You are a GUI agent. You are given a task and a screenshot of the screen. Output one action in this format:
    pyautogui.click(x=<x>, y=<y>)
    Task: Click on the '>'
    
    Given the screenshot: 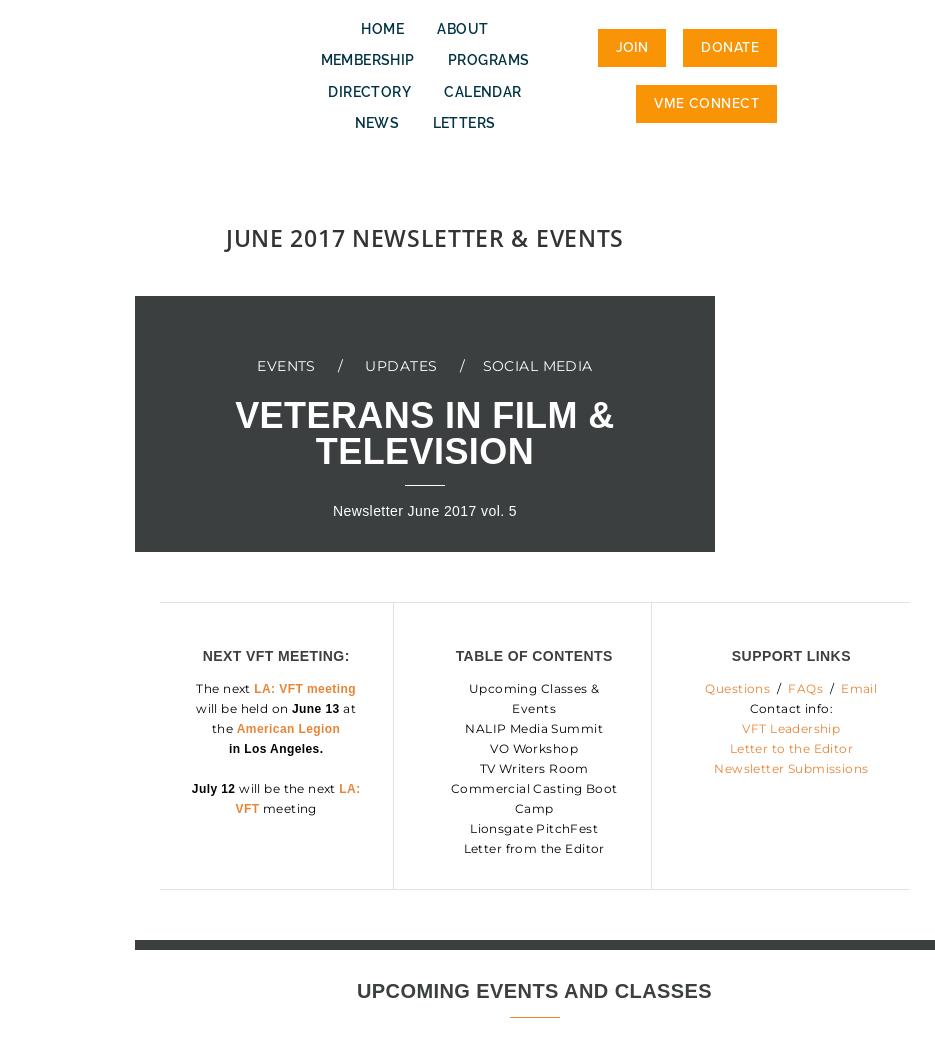 What is the action you would take?
    pyautogui.click(x=145, y=526)
    